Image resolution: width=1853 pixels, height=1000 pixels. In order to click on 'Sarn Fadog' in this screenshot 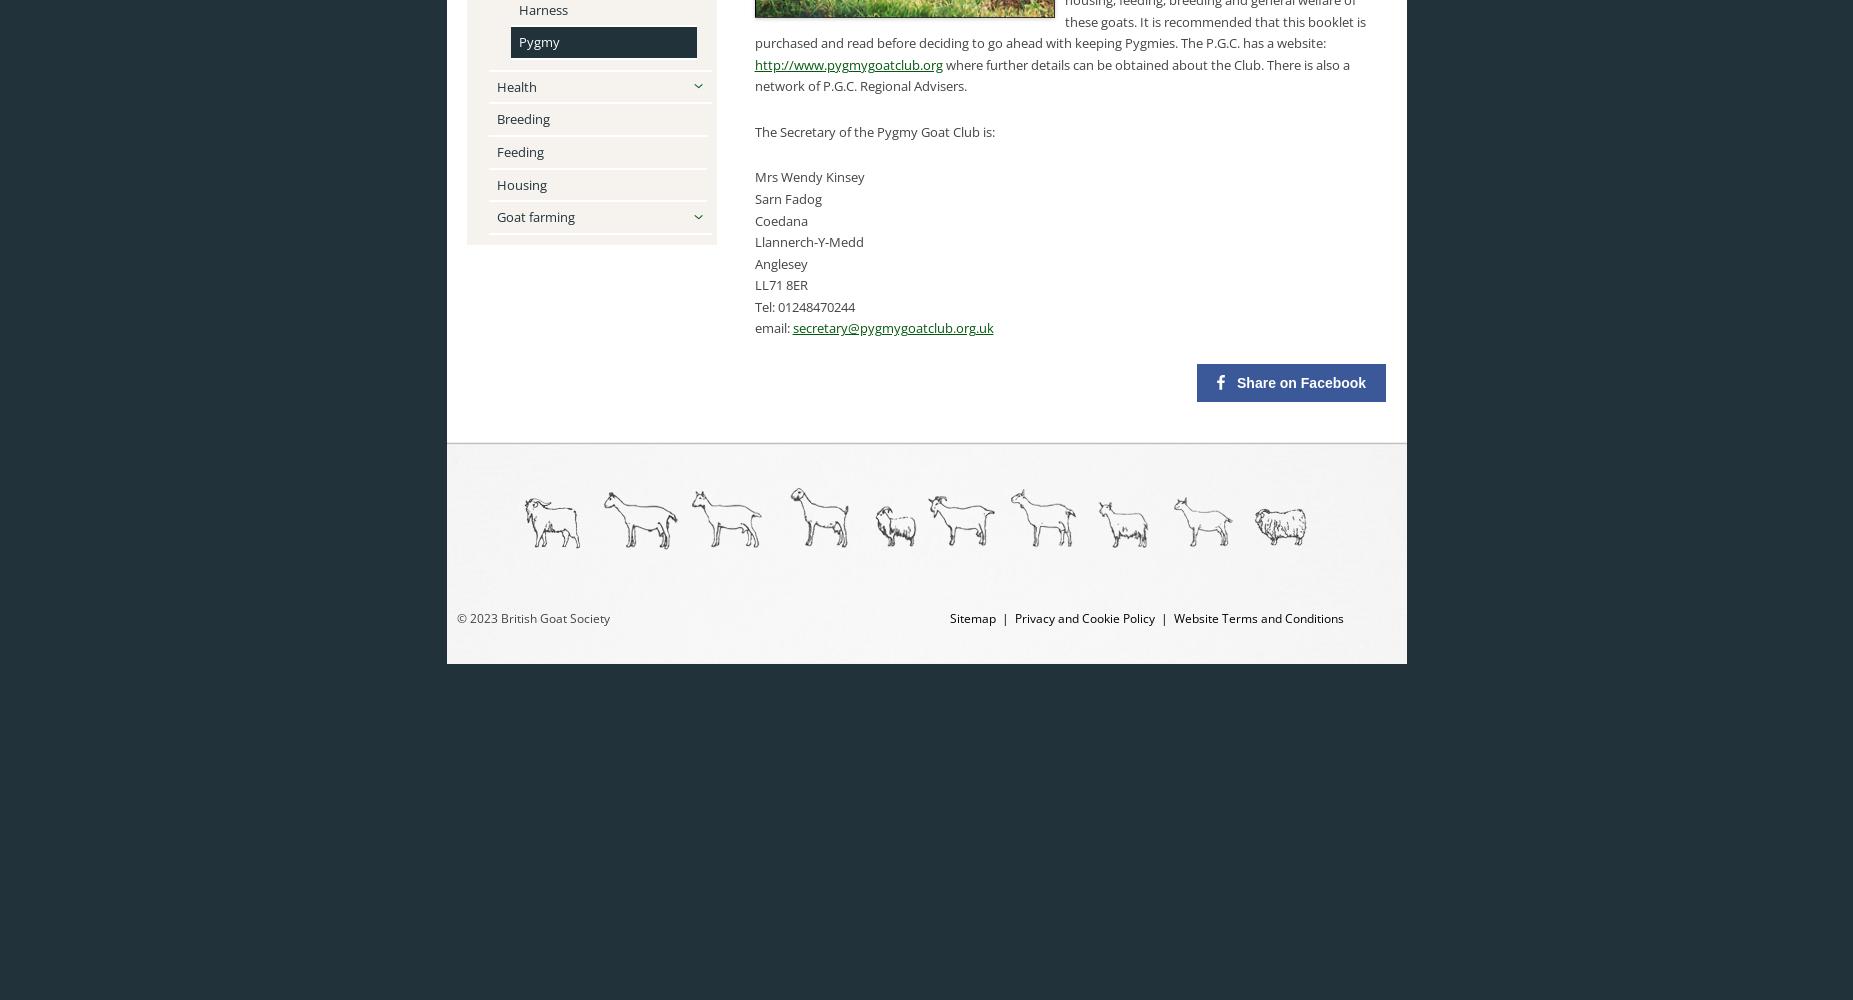, I will do `click(752, 197)`.